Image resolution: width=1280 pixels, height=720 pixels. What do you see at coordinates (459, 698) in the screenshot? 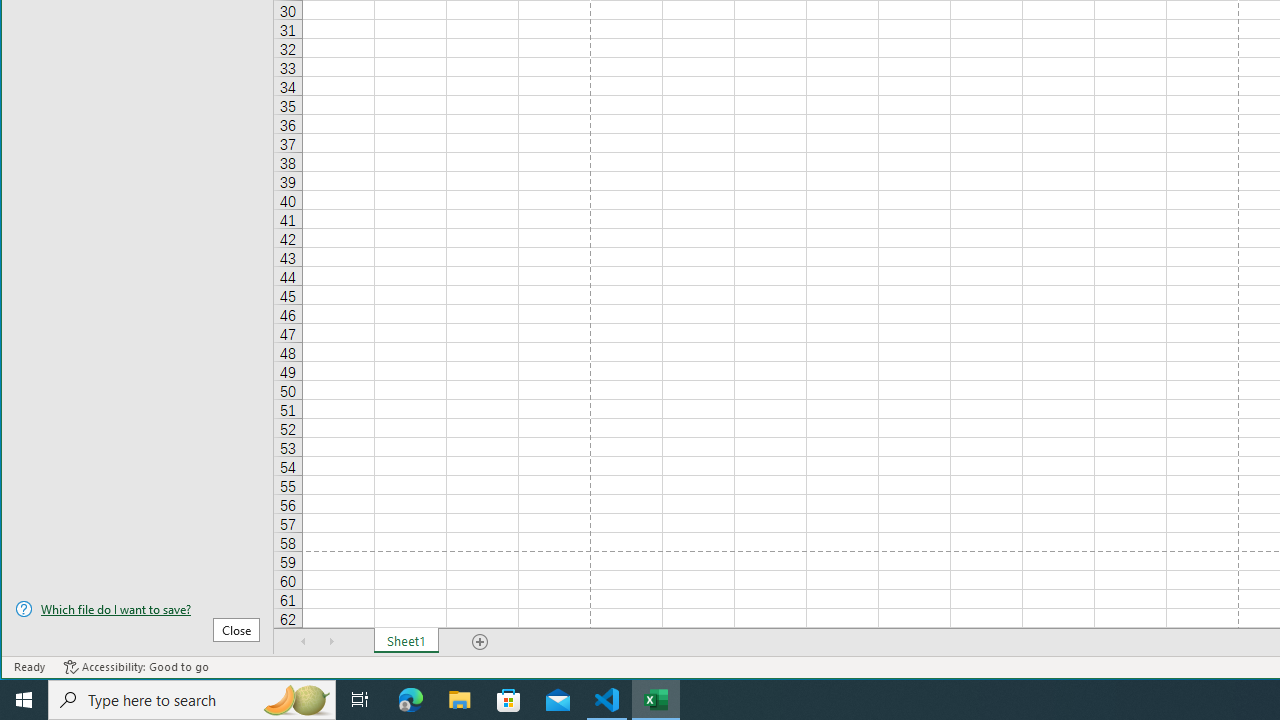
I see `'File Explorer'` at bounding box center [459, 698].